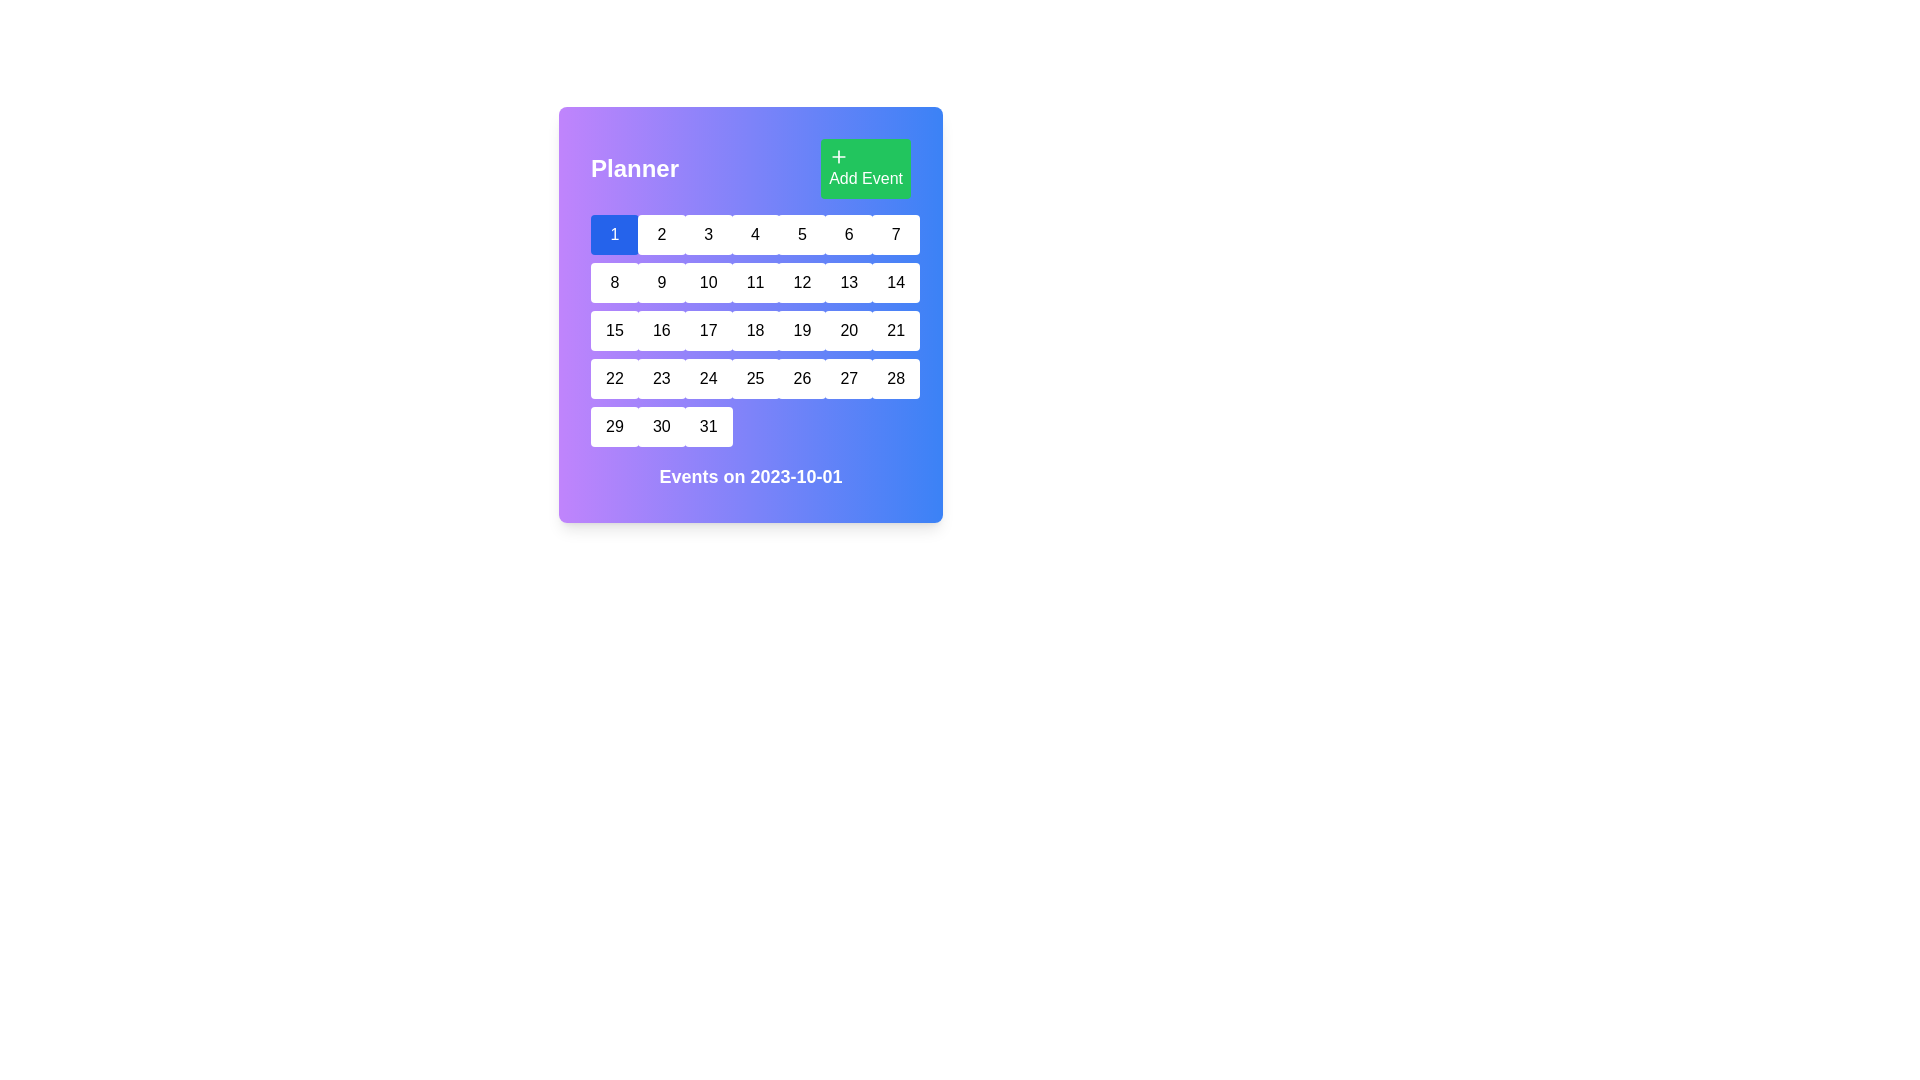  Describe the element at coordinates (708, 426) in the screenshot. I see `the button labeled '31' in the calendar grid` at that location.